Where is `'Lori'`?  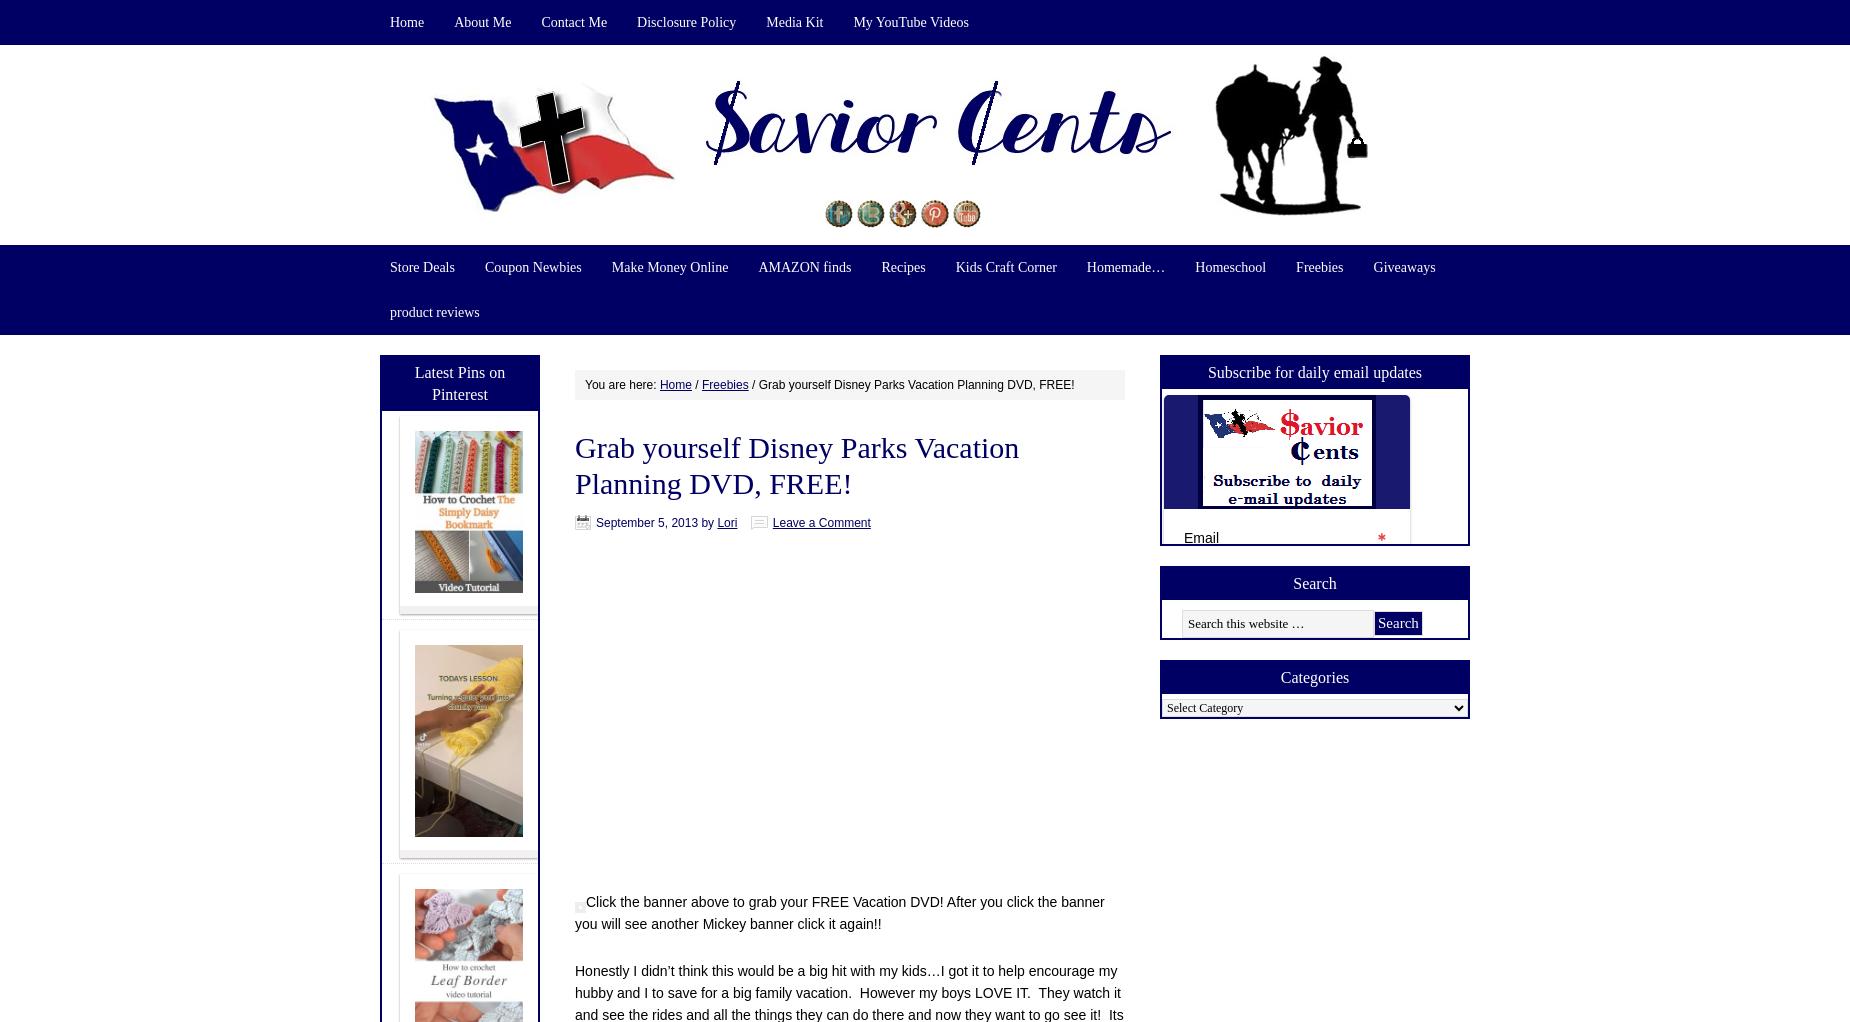 'Lori' is located at coordinates (727, 521).